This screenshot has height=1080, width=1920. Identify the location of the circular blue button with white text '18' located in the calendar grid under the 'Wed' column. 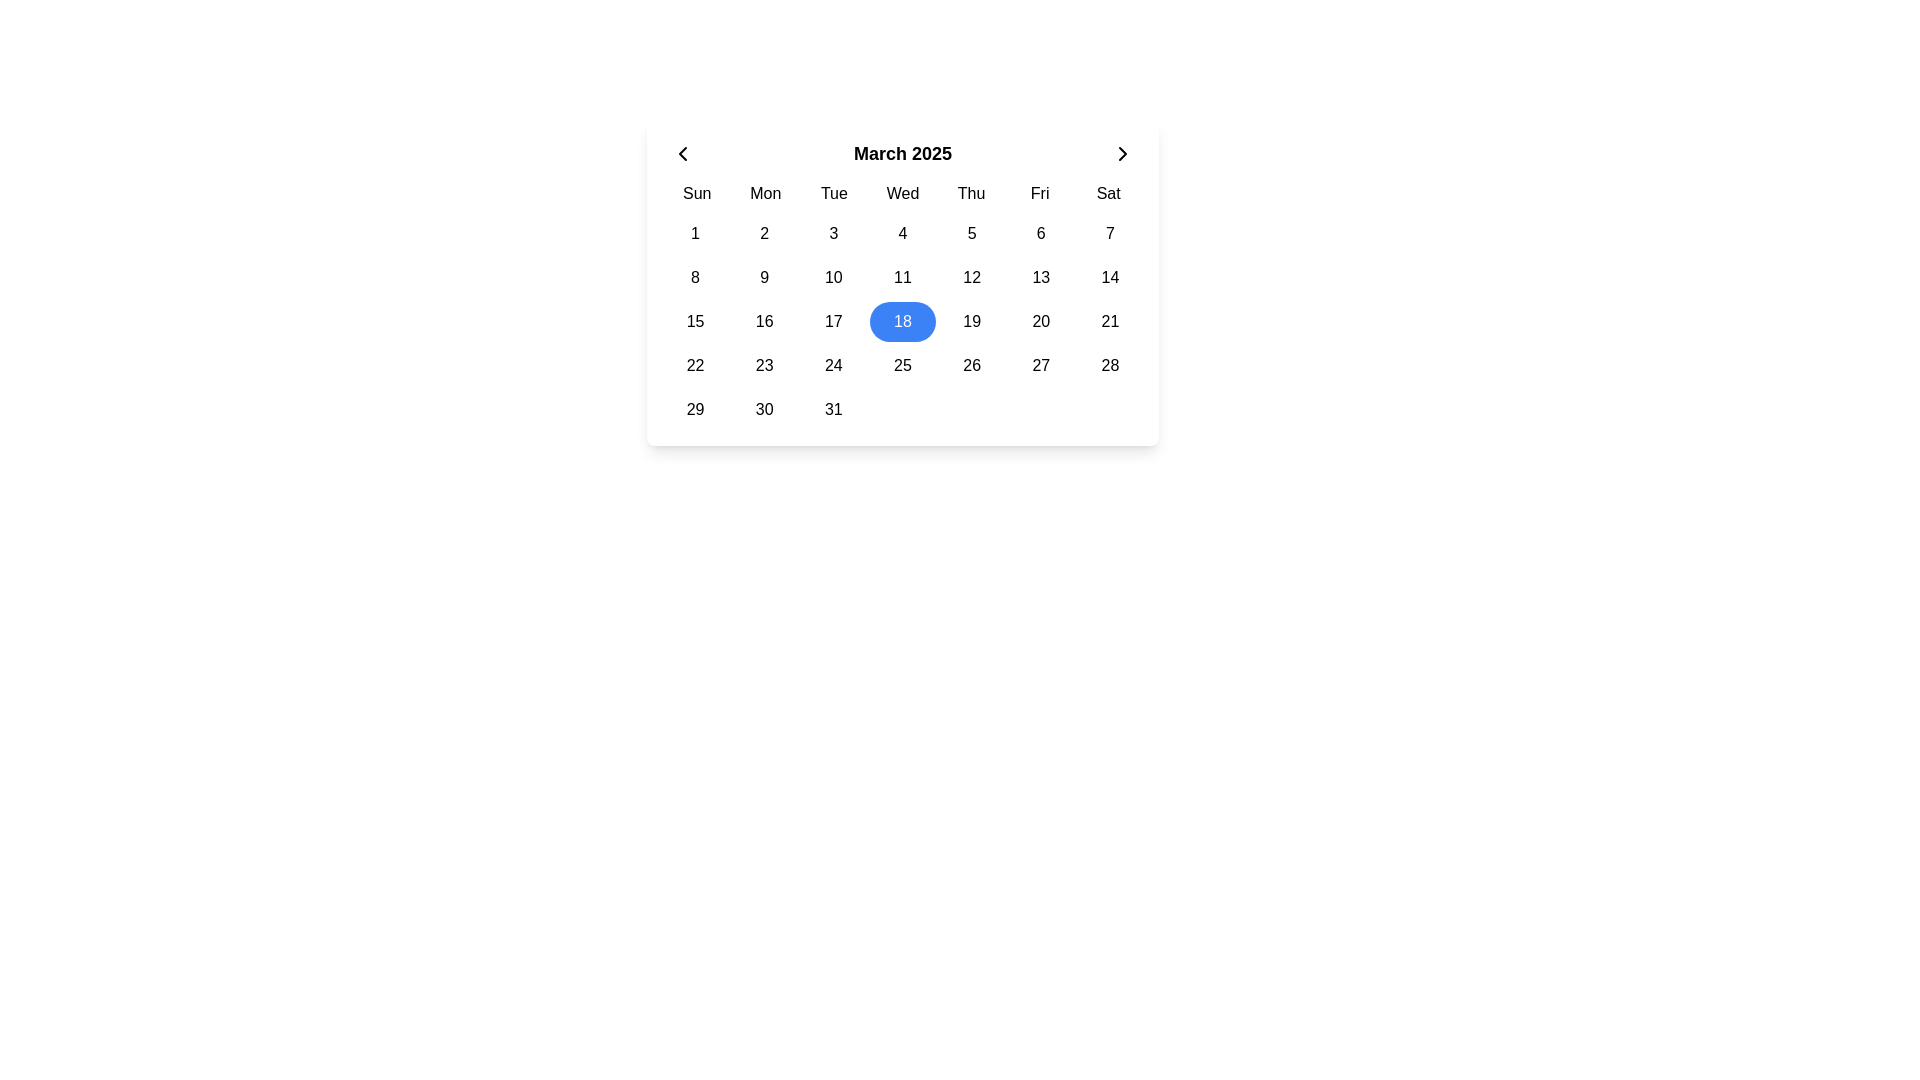
(901, 320).